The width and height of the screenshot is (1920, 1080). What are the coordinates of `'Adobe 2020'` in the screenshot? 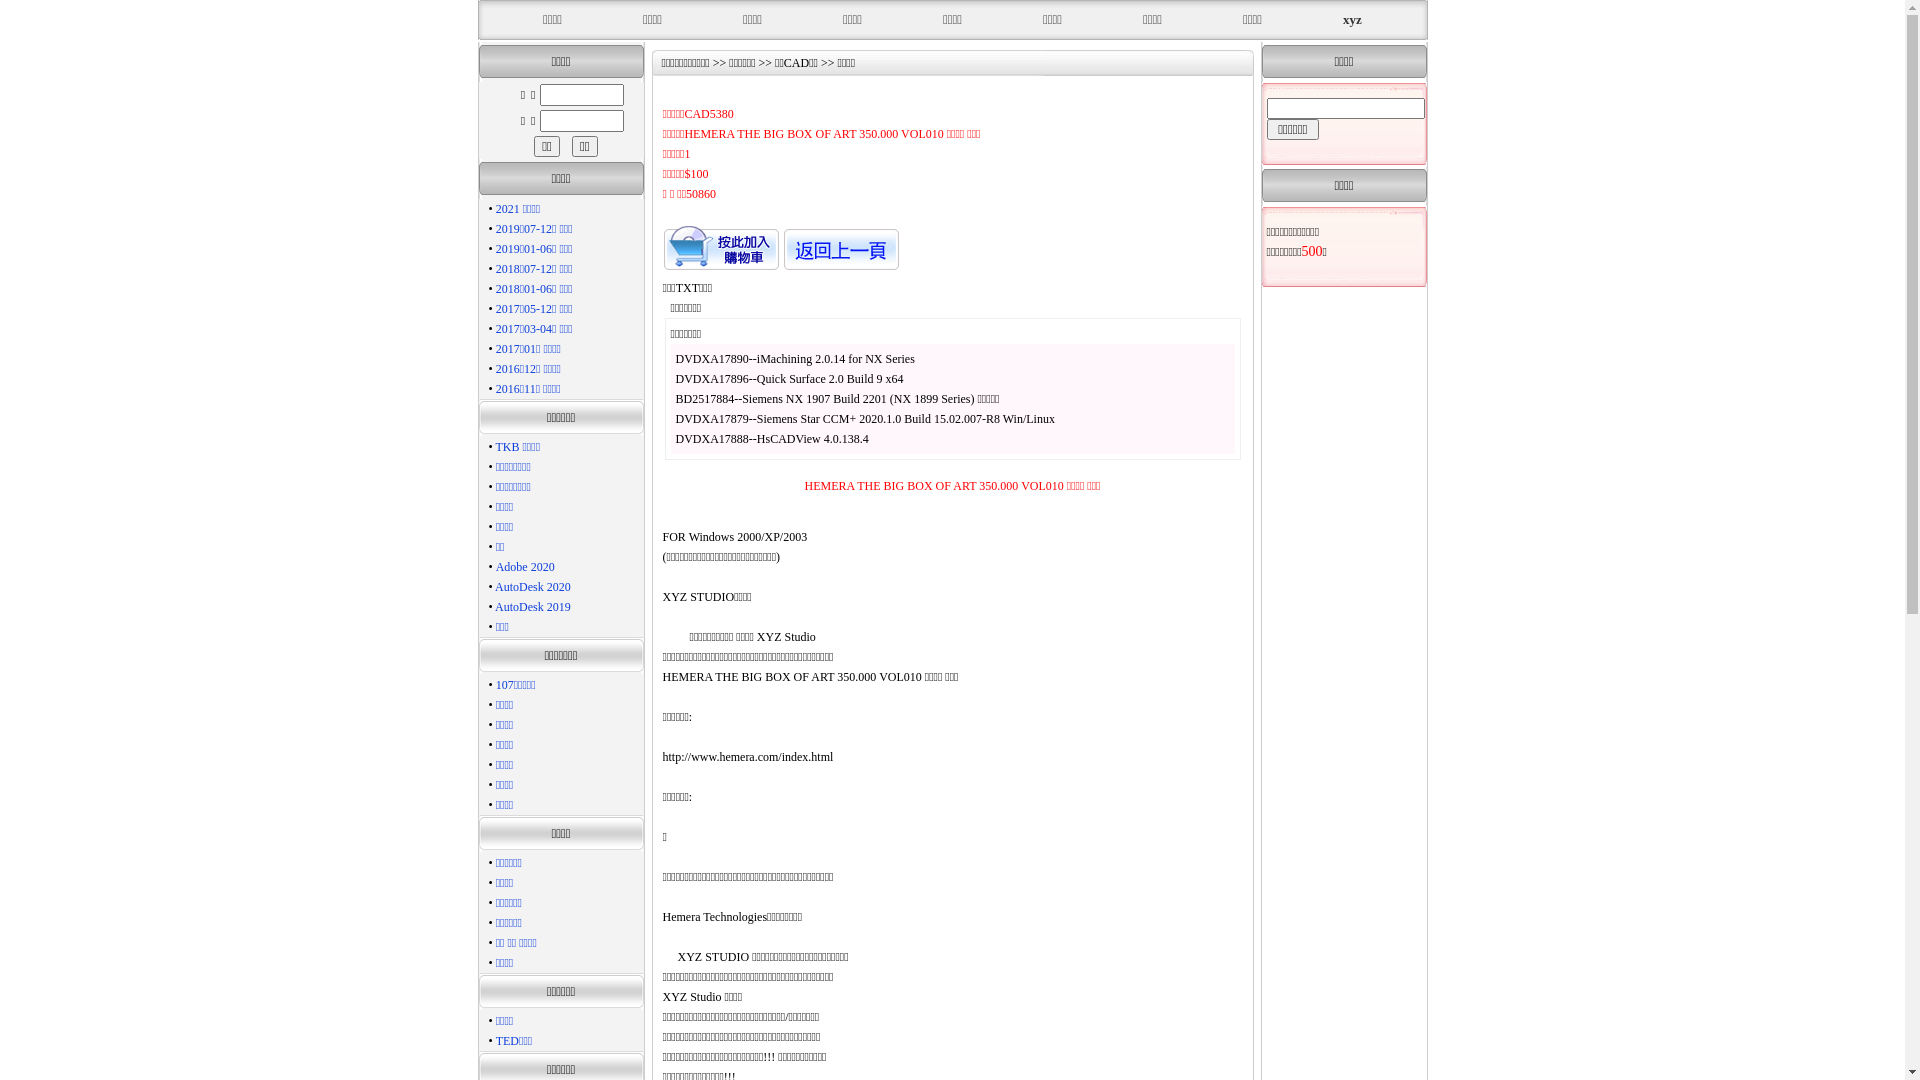 It's located at (525, 567).